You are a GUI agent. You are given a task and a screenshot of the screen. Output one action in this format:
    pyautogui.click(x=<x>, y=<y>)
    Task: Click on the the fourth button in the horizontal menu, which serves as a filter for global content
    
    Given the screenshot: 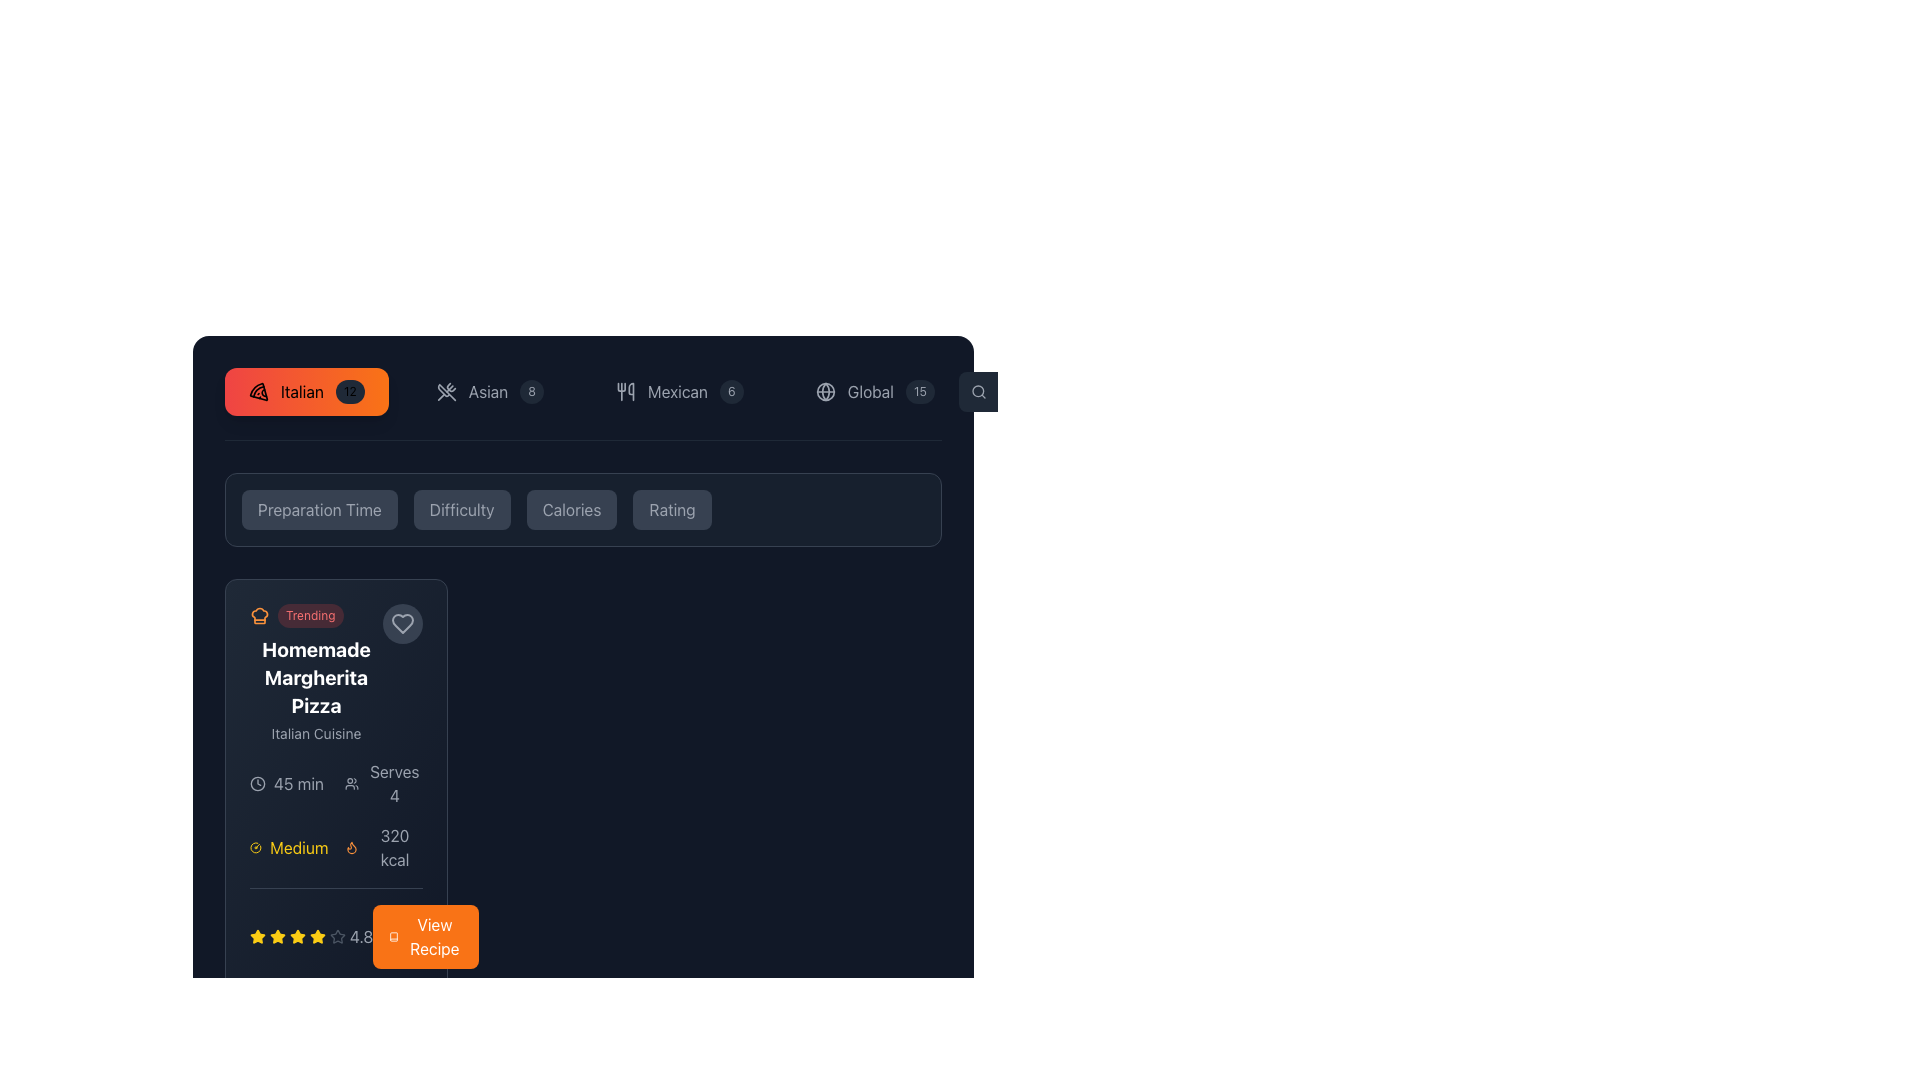 What is the action you would take?
    pyautogui.click(x=875, y=392)
    